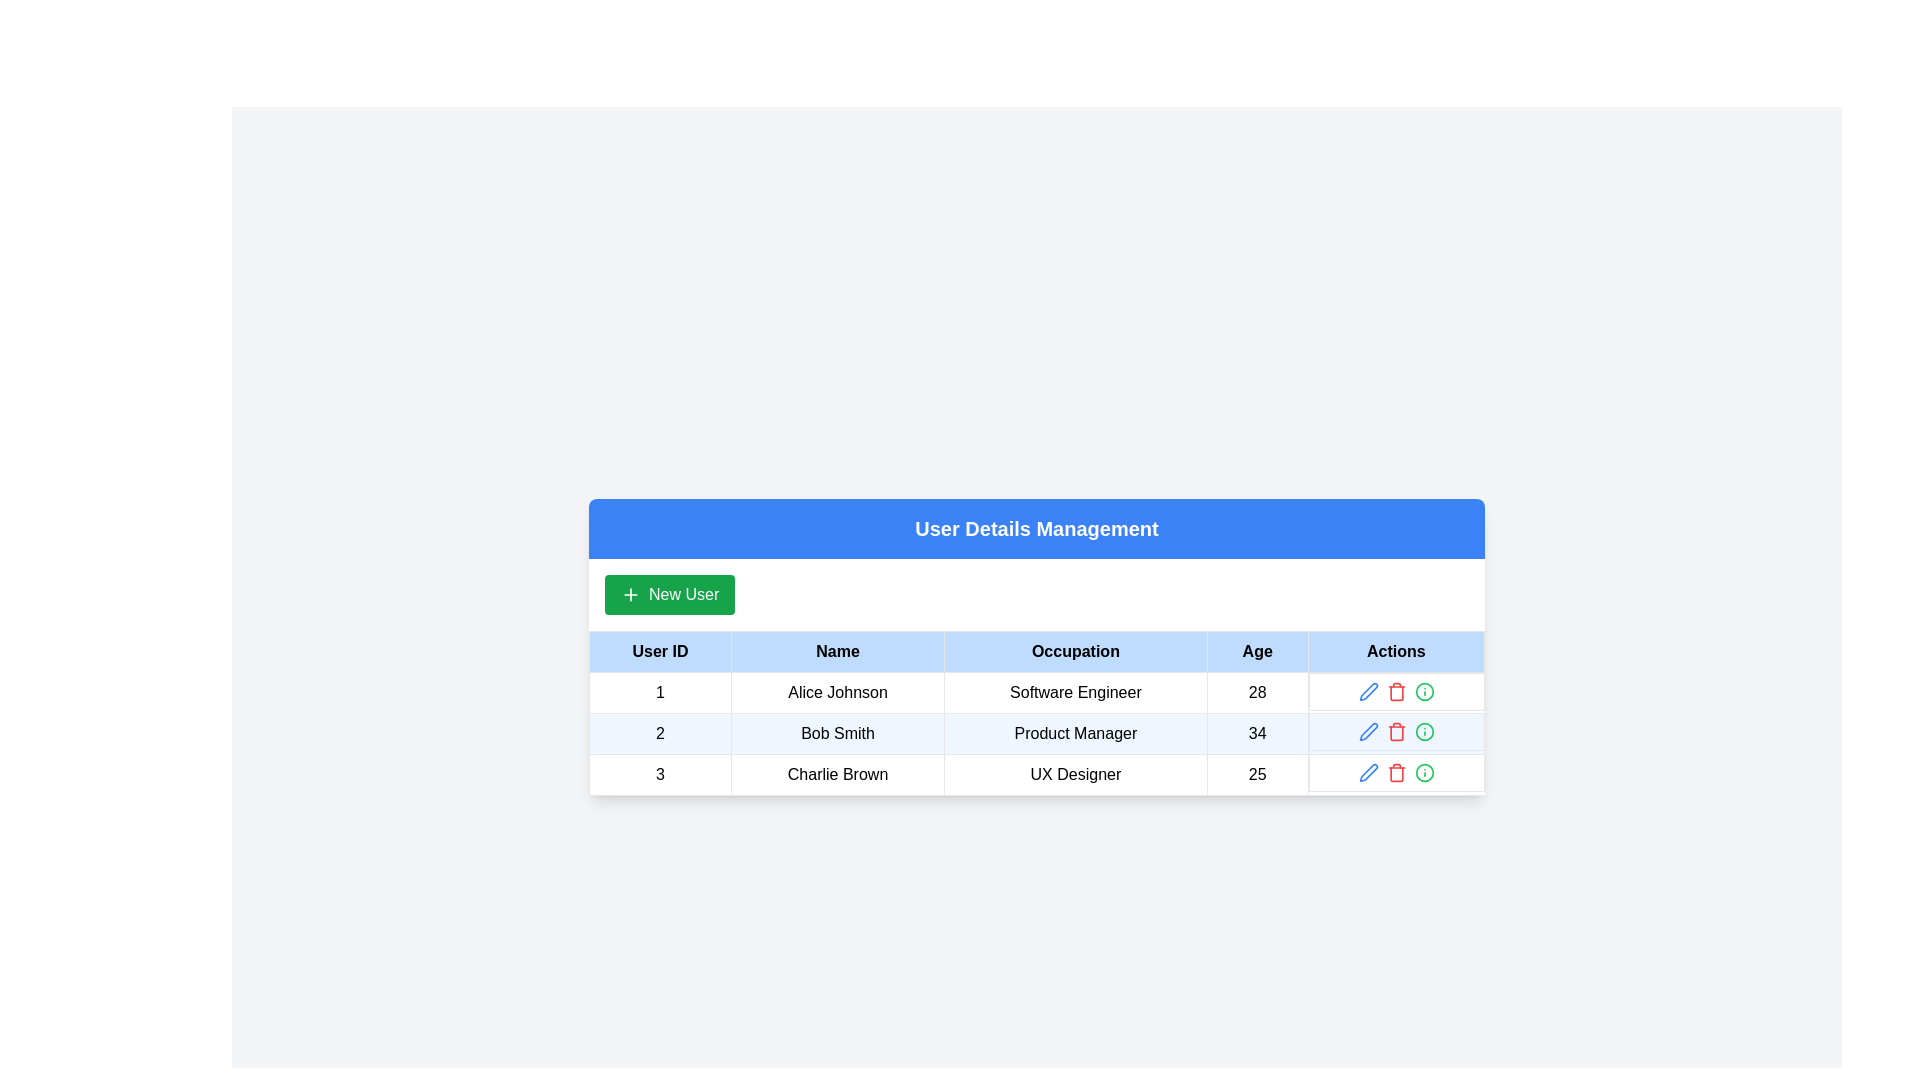 The image size is (1920, 1080). I want to click on the red trashcan icon in the Actions column for Bob Smith, so click(1395, 732).